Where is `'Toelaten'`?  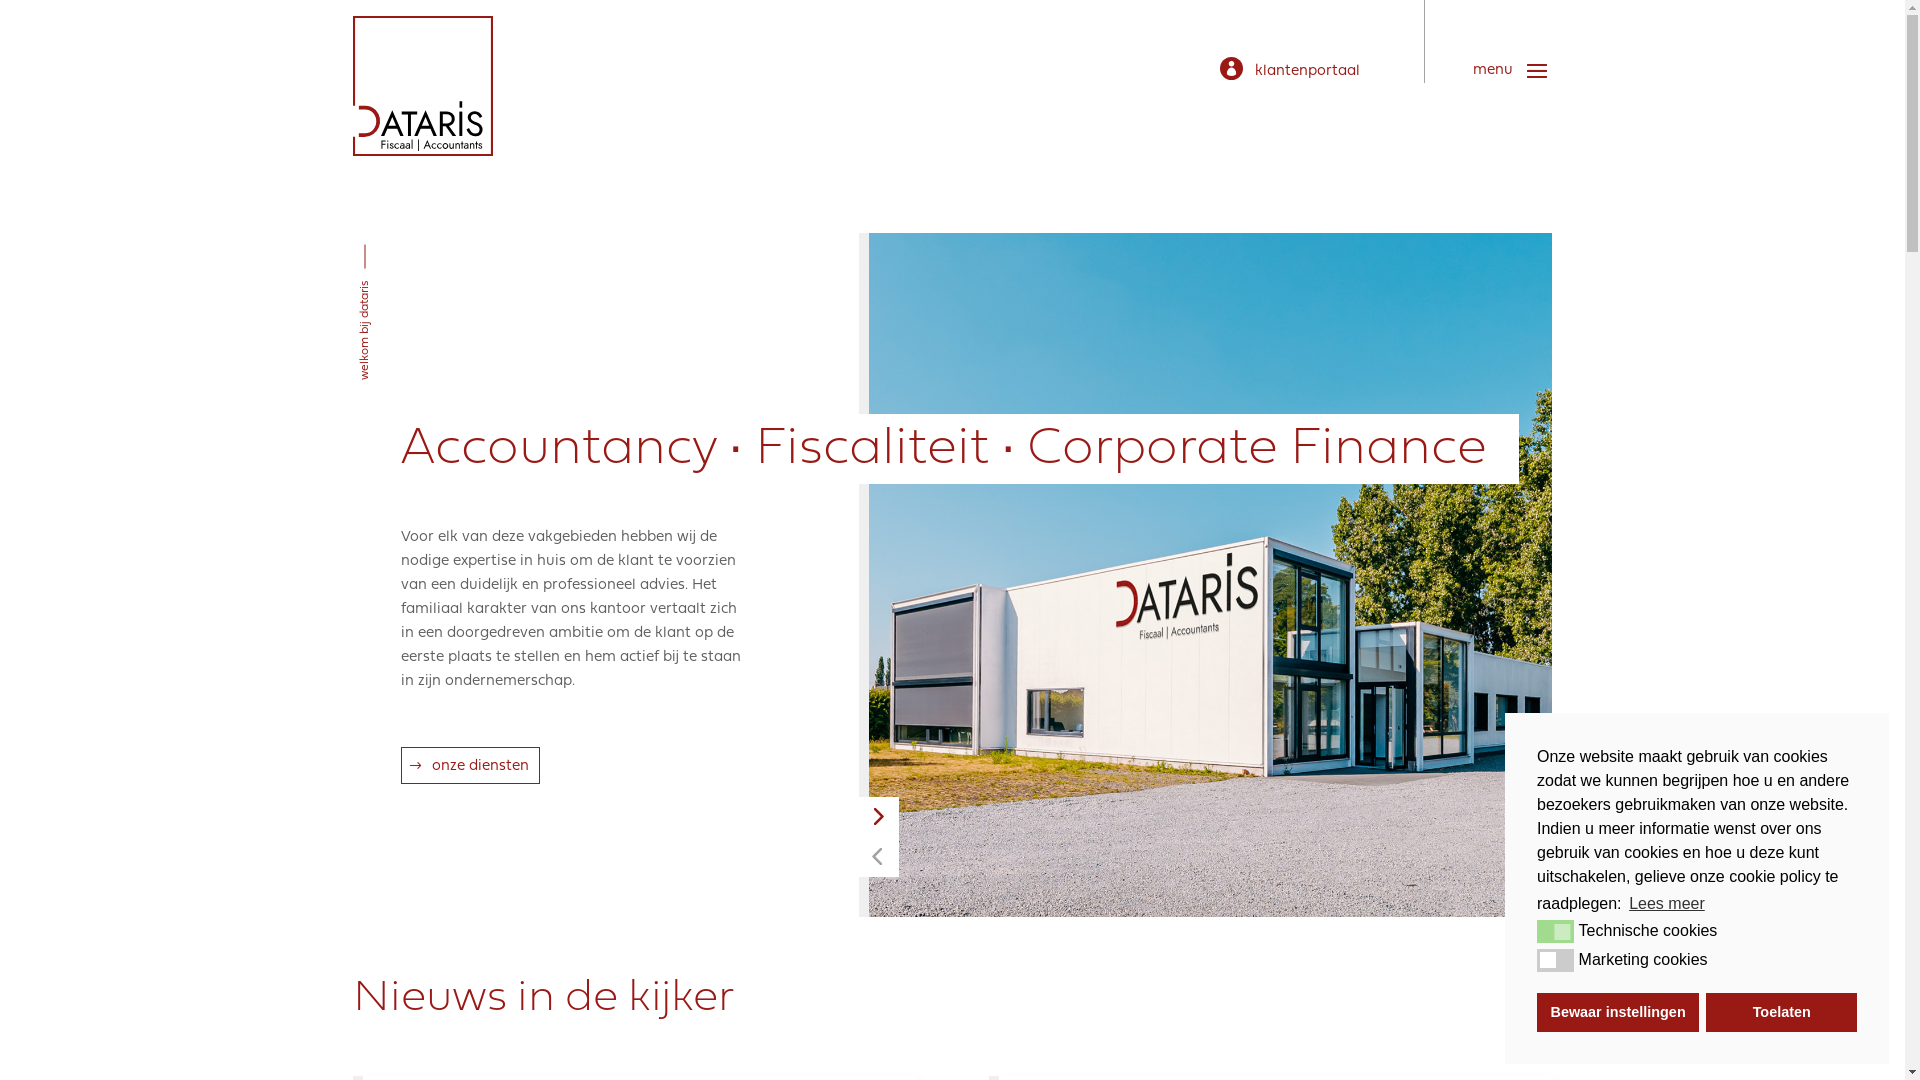
'Toelaten' is located at coordinates (1781, 1011).